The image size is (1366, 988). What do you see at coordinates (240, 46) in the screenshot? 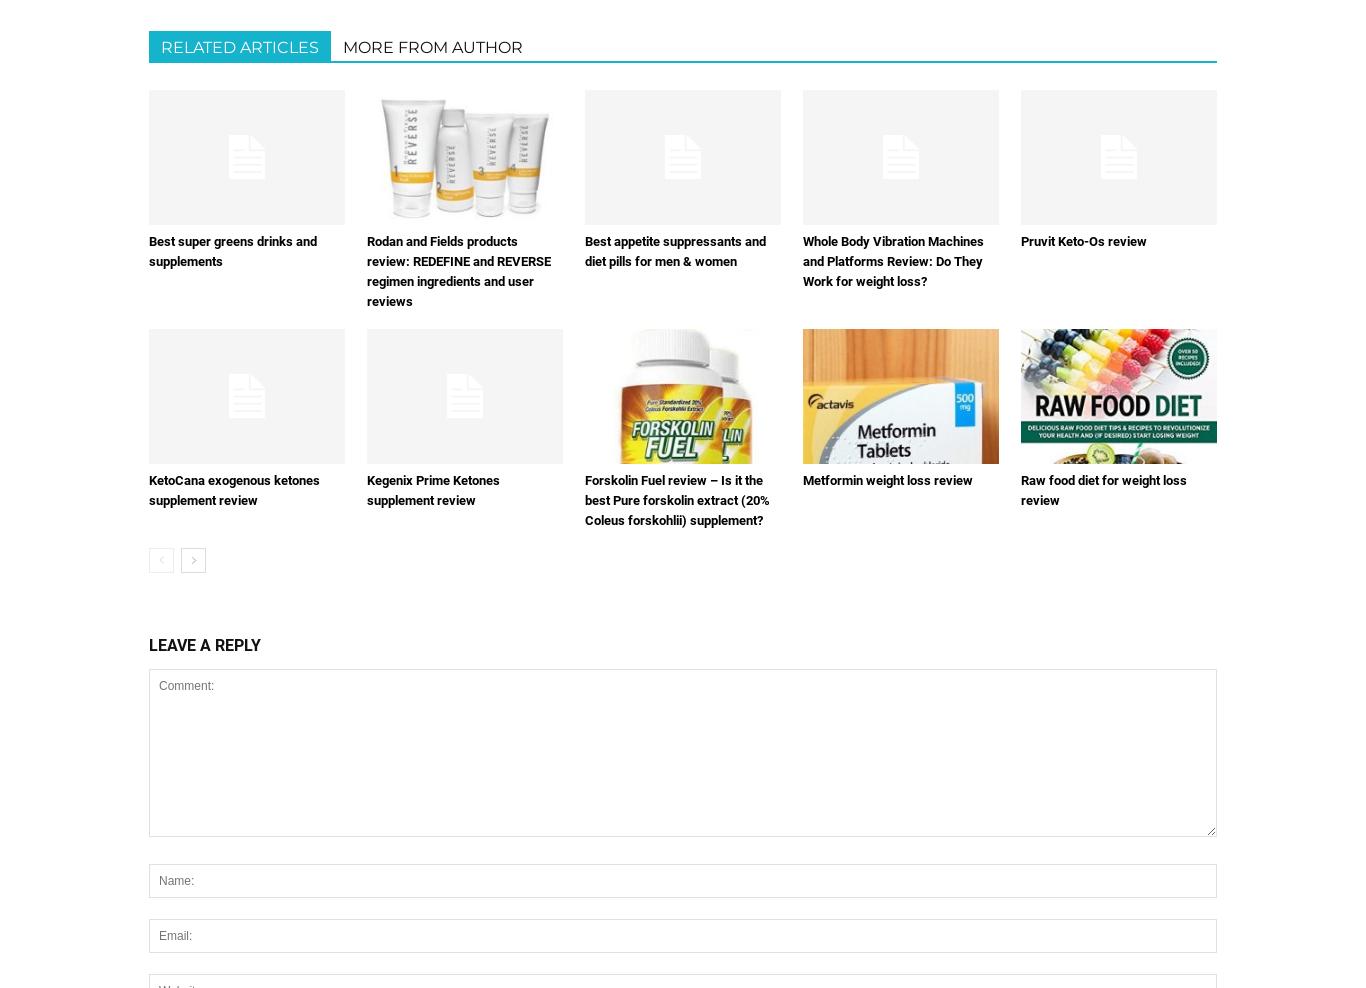
I see `'RELATED ARTICLES'` at bounding box center [240, 46].